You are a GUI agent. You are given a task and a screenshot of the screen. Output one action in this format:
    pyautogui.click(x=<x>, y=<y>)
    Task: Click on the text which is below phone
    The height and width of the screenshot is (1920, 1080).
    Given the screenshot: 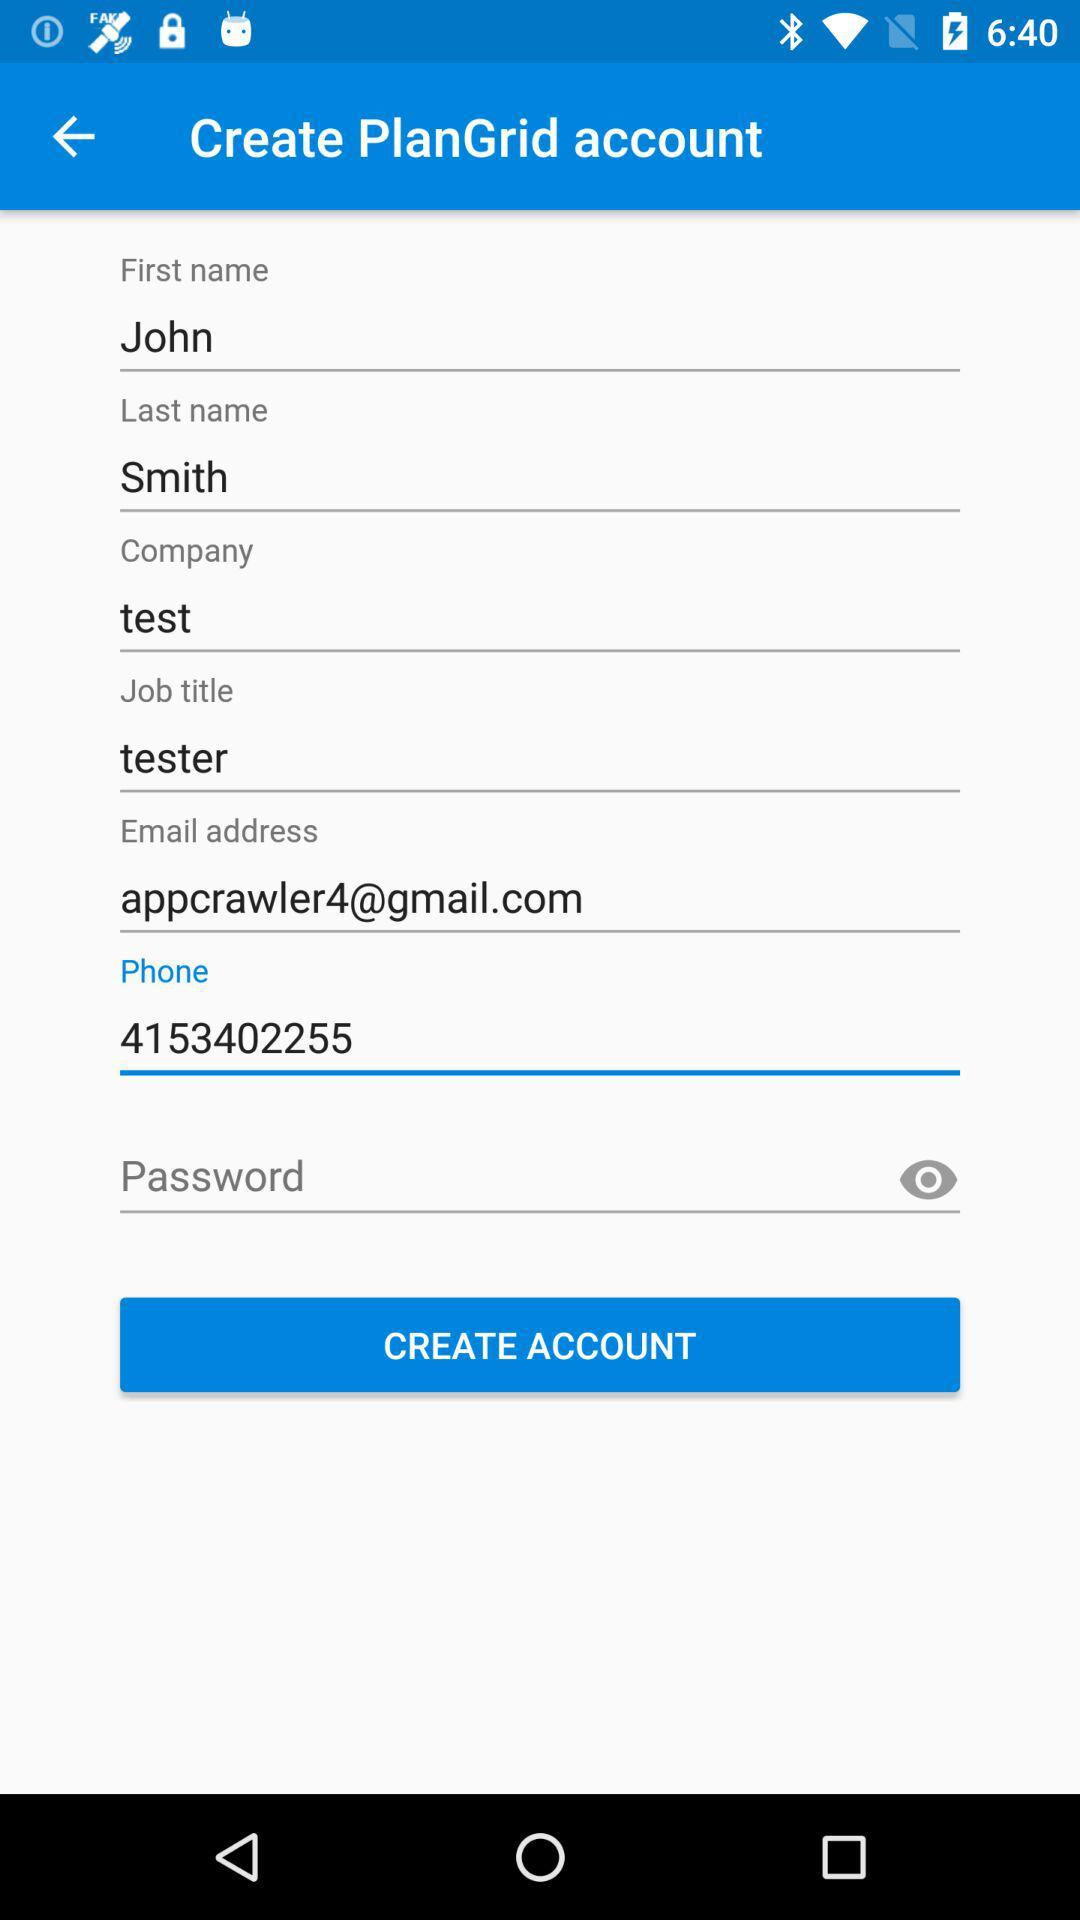 What is the action you would take?
    pyautogui.click(x=540, y=1037)
    